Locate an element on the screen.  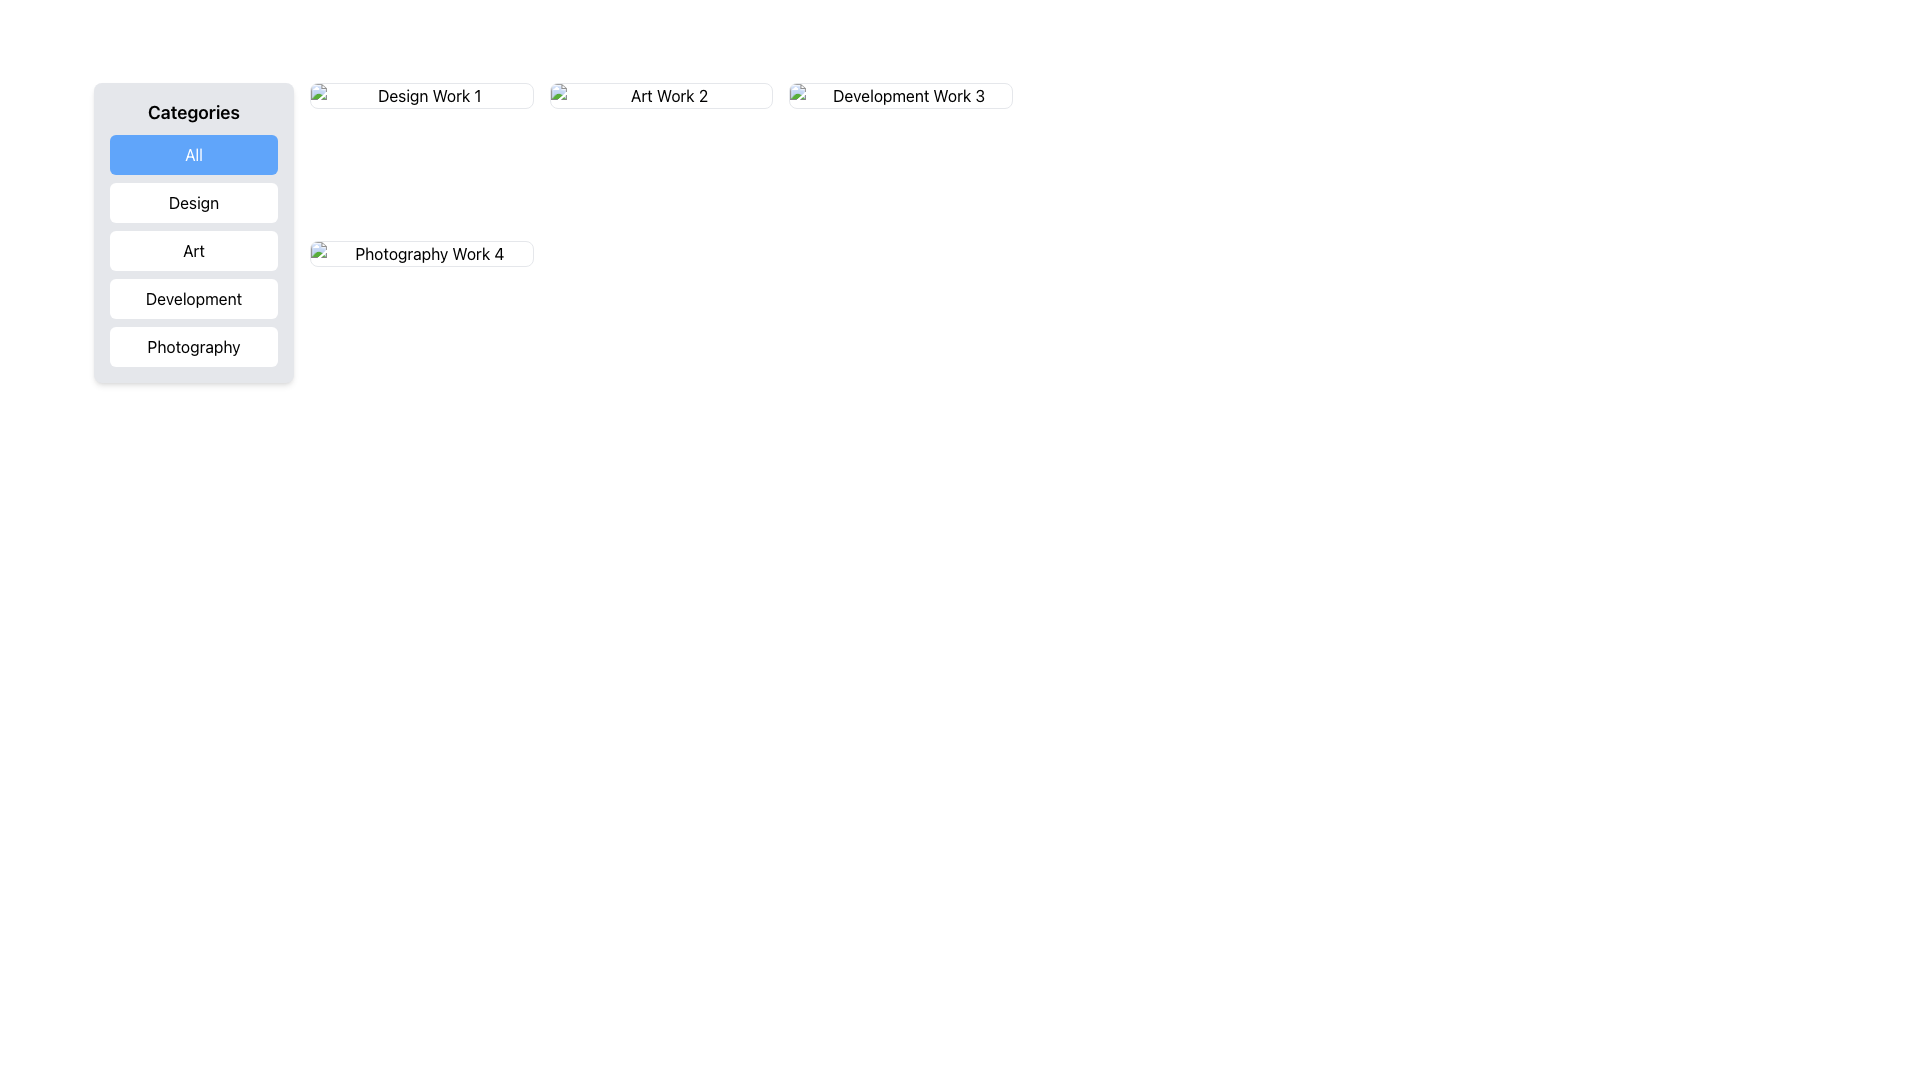
the blue button labeled 'All' in the Categories section is located at coordinates (193, 153).